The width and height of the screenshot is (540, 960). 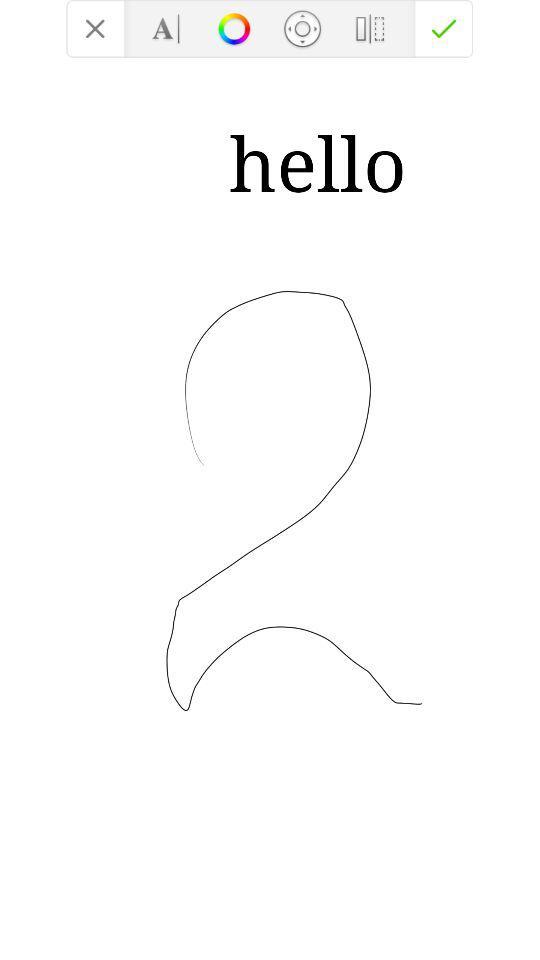 I want to click on change text, so click(x=165, y=27).